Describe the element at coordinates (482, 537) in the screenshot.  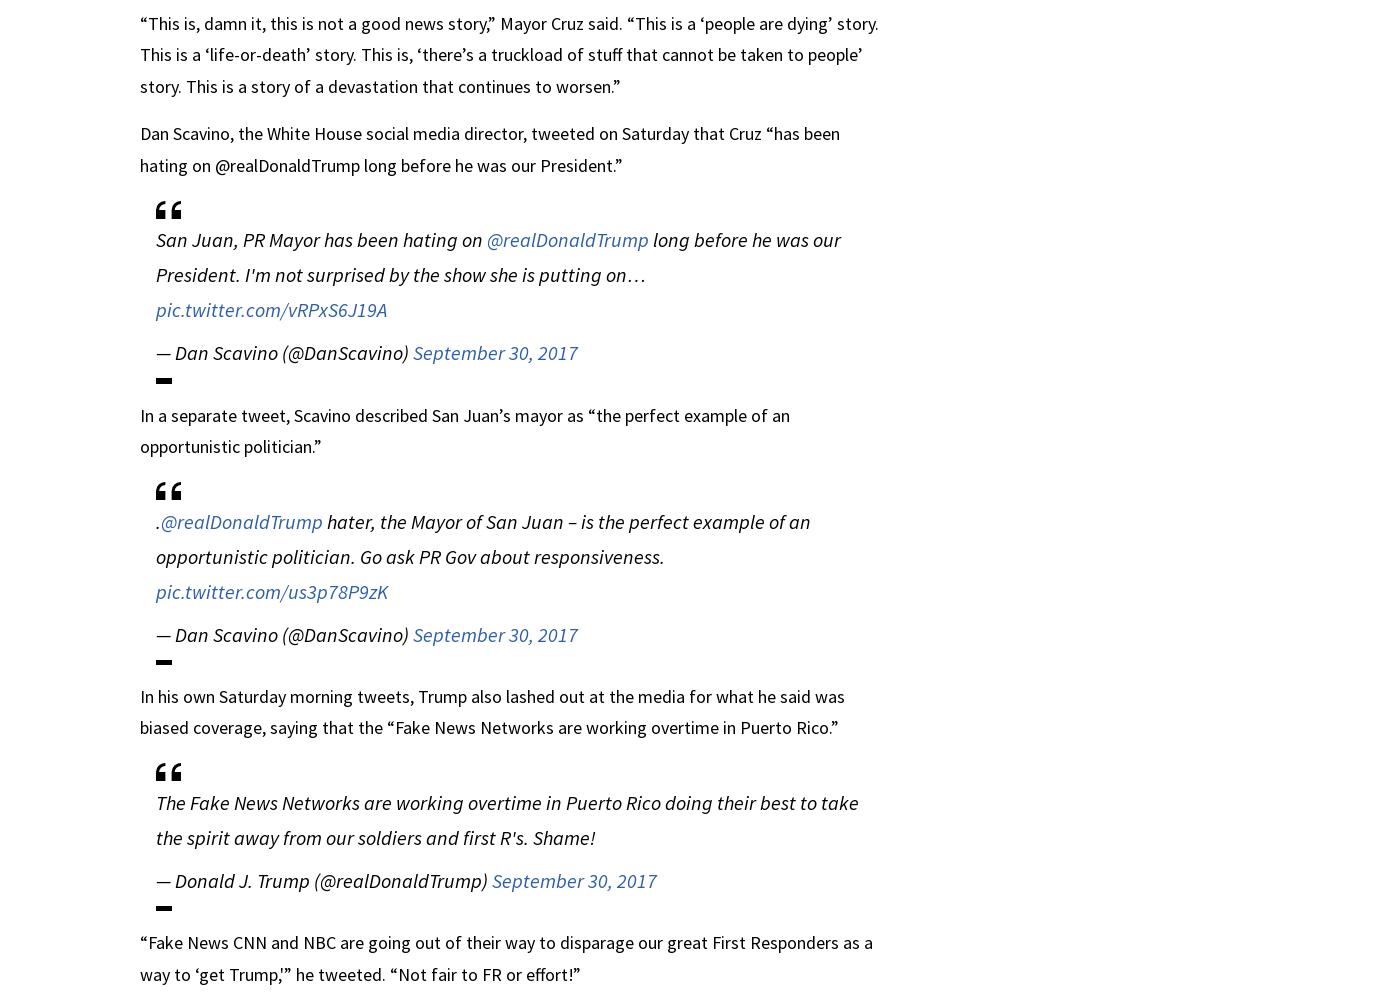
I see `'hater, the Mayor of San Juan – is the perfect example of an opportunistic politician. Go ask PR Gov about responsiveness.'` at that location.